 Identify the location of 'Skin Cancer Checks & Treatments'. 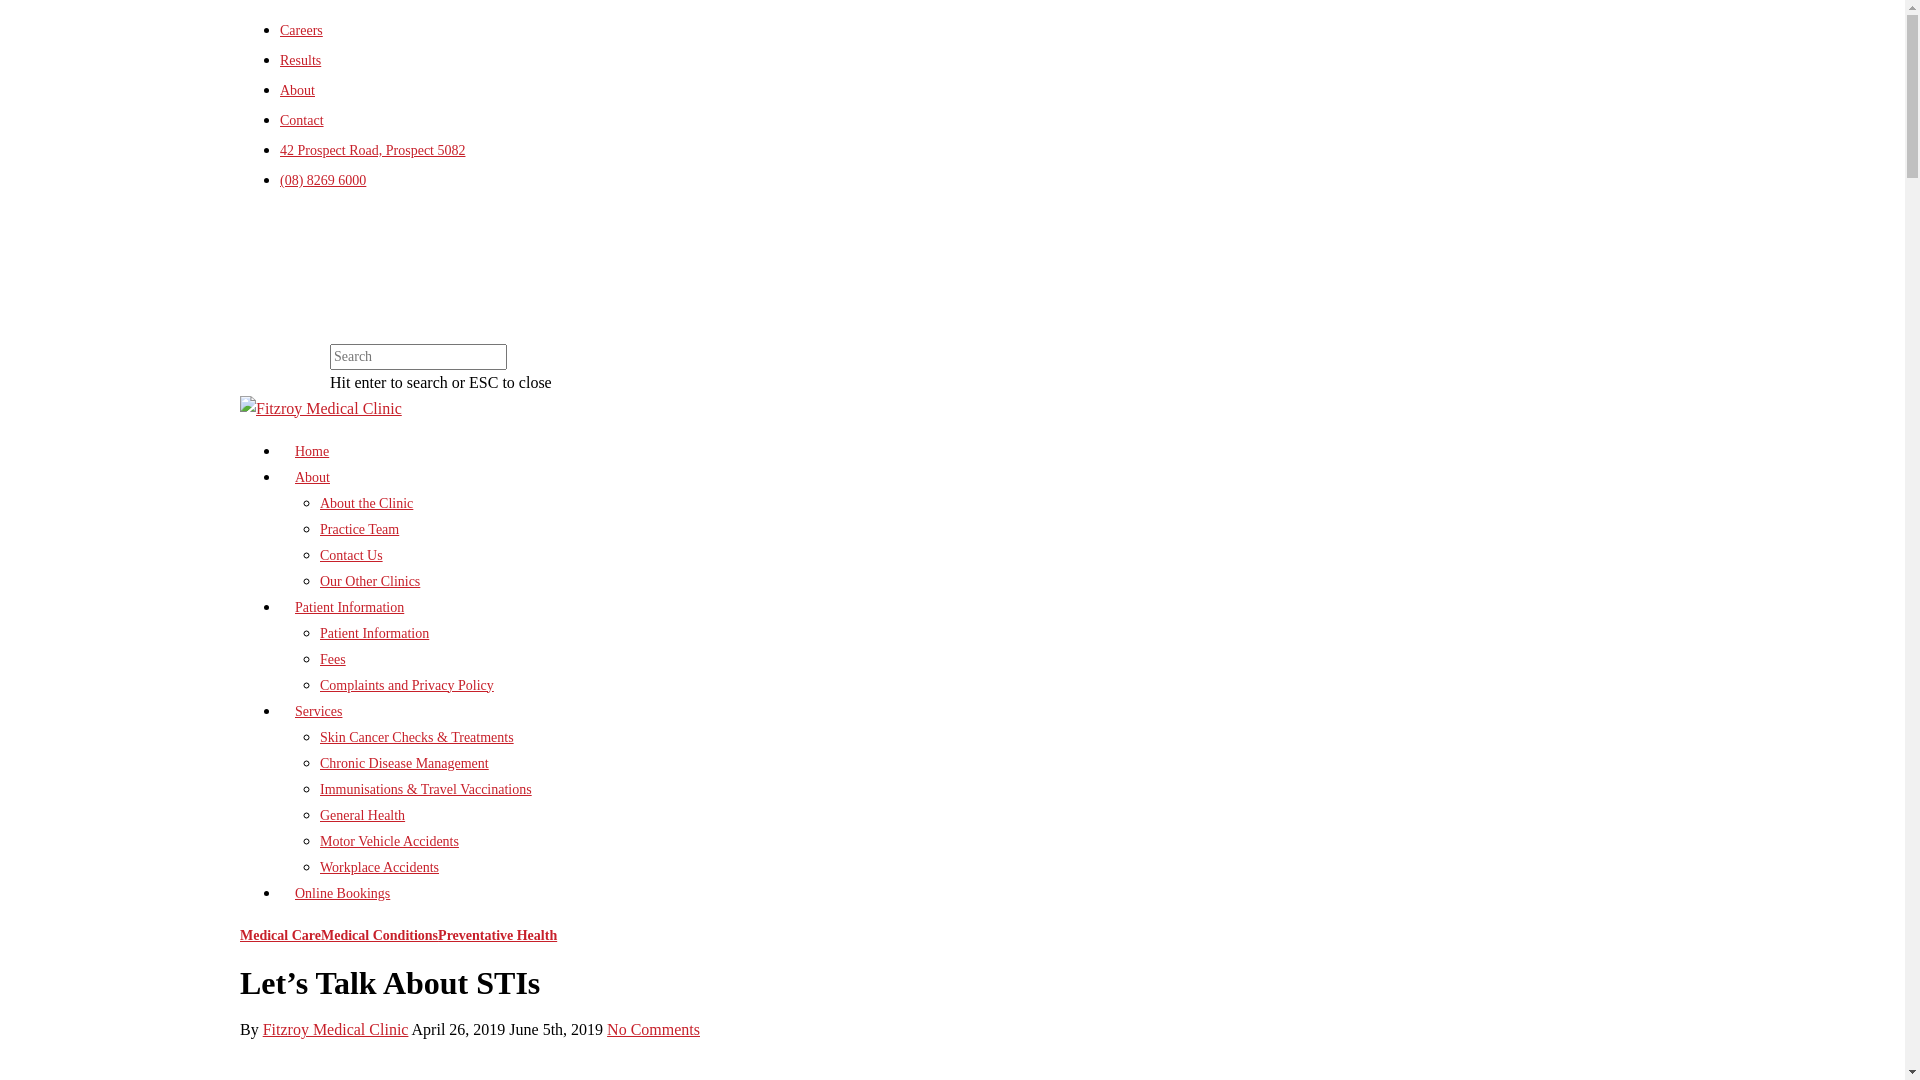
(416, 737).